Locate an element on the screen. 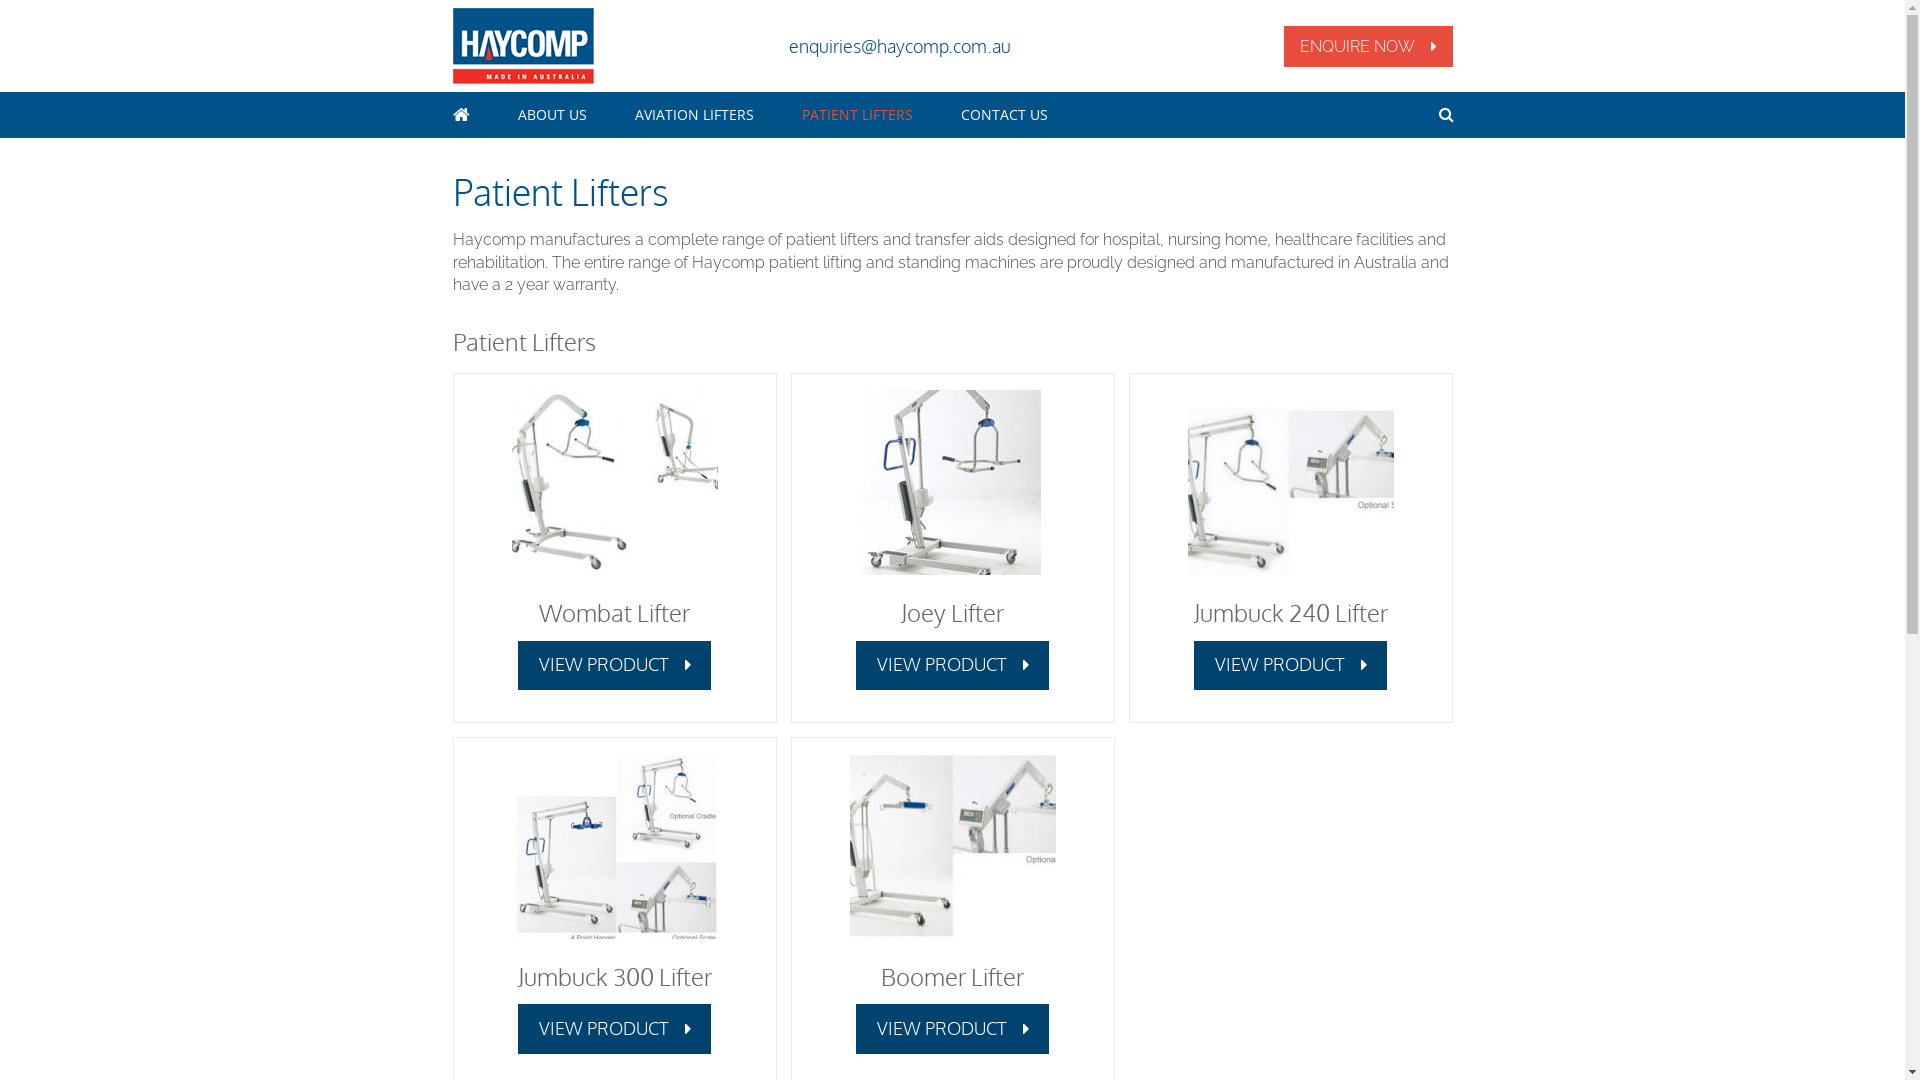 The height and width of the screenshot is (1080, 1920). 'ABOUT US' is located at coordinates (552, 115).